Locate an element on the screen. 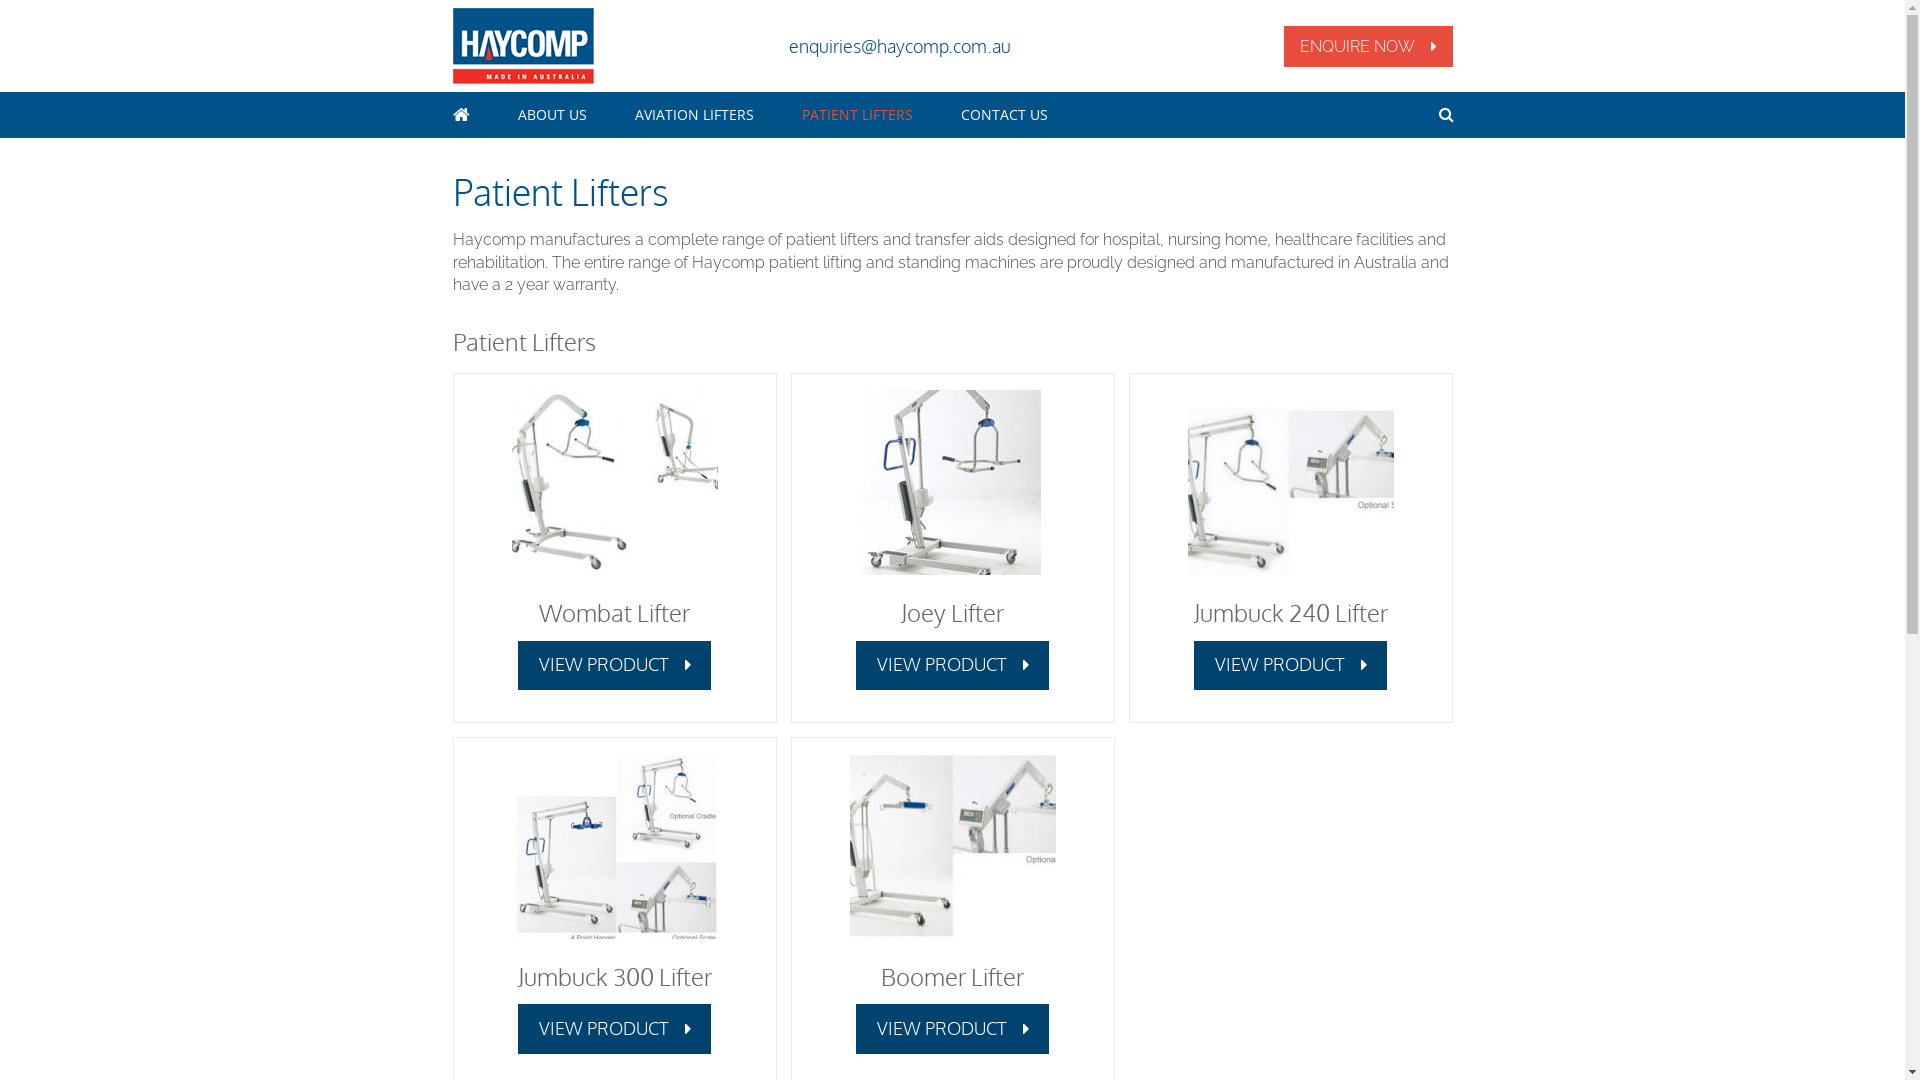 The height and width of the screenshot is (1080, 1920). 'ABOUT US' is located at coordinates (552, 115).